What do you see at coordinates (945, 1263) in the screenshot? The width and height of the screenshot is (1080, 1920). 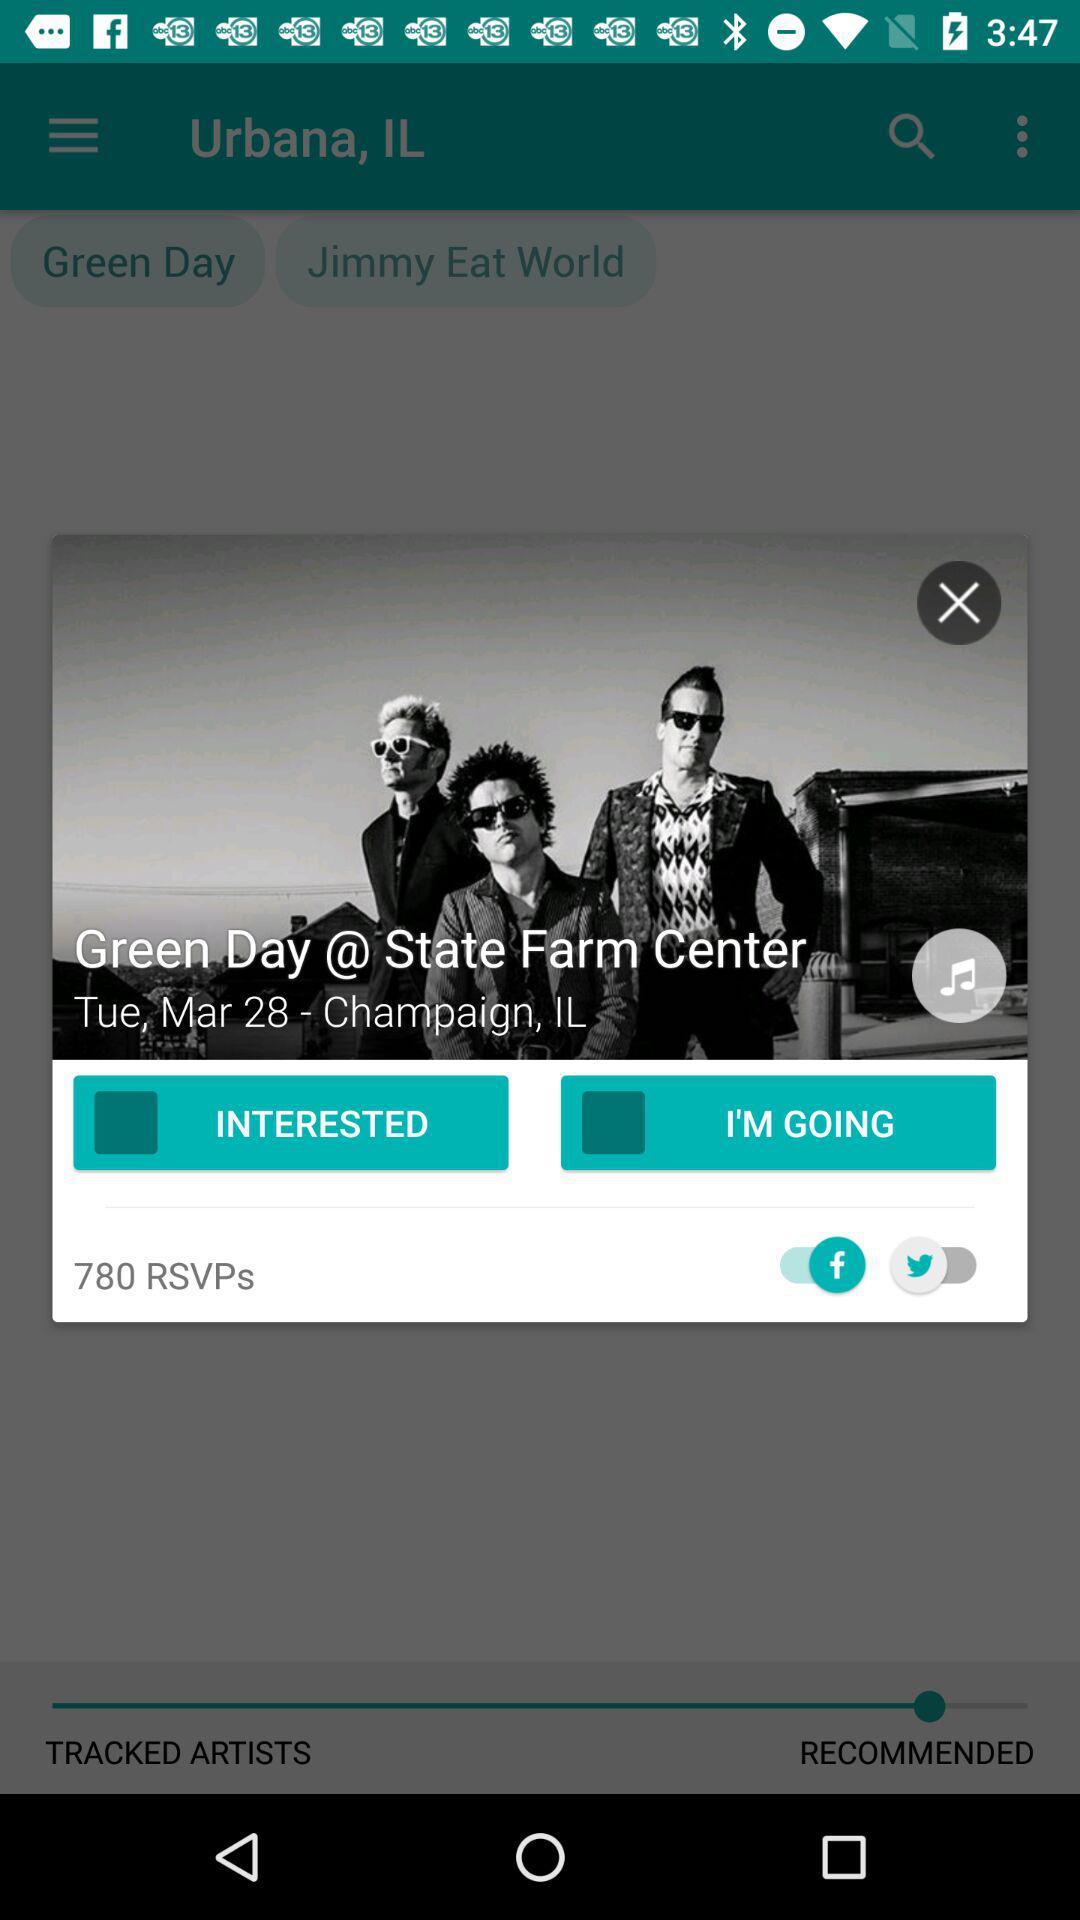 I see `share to twitter` at bounding box center [945, 1263].